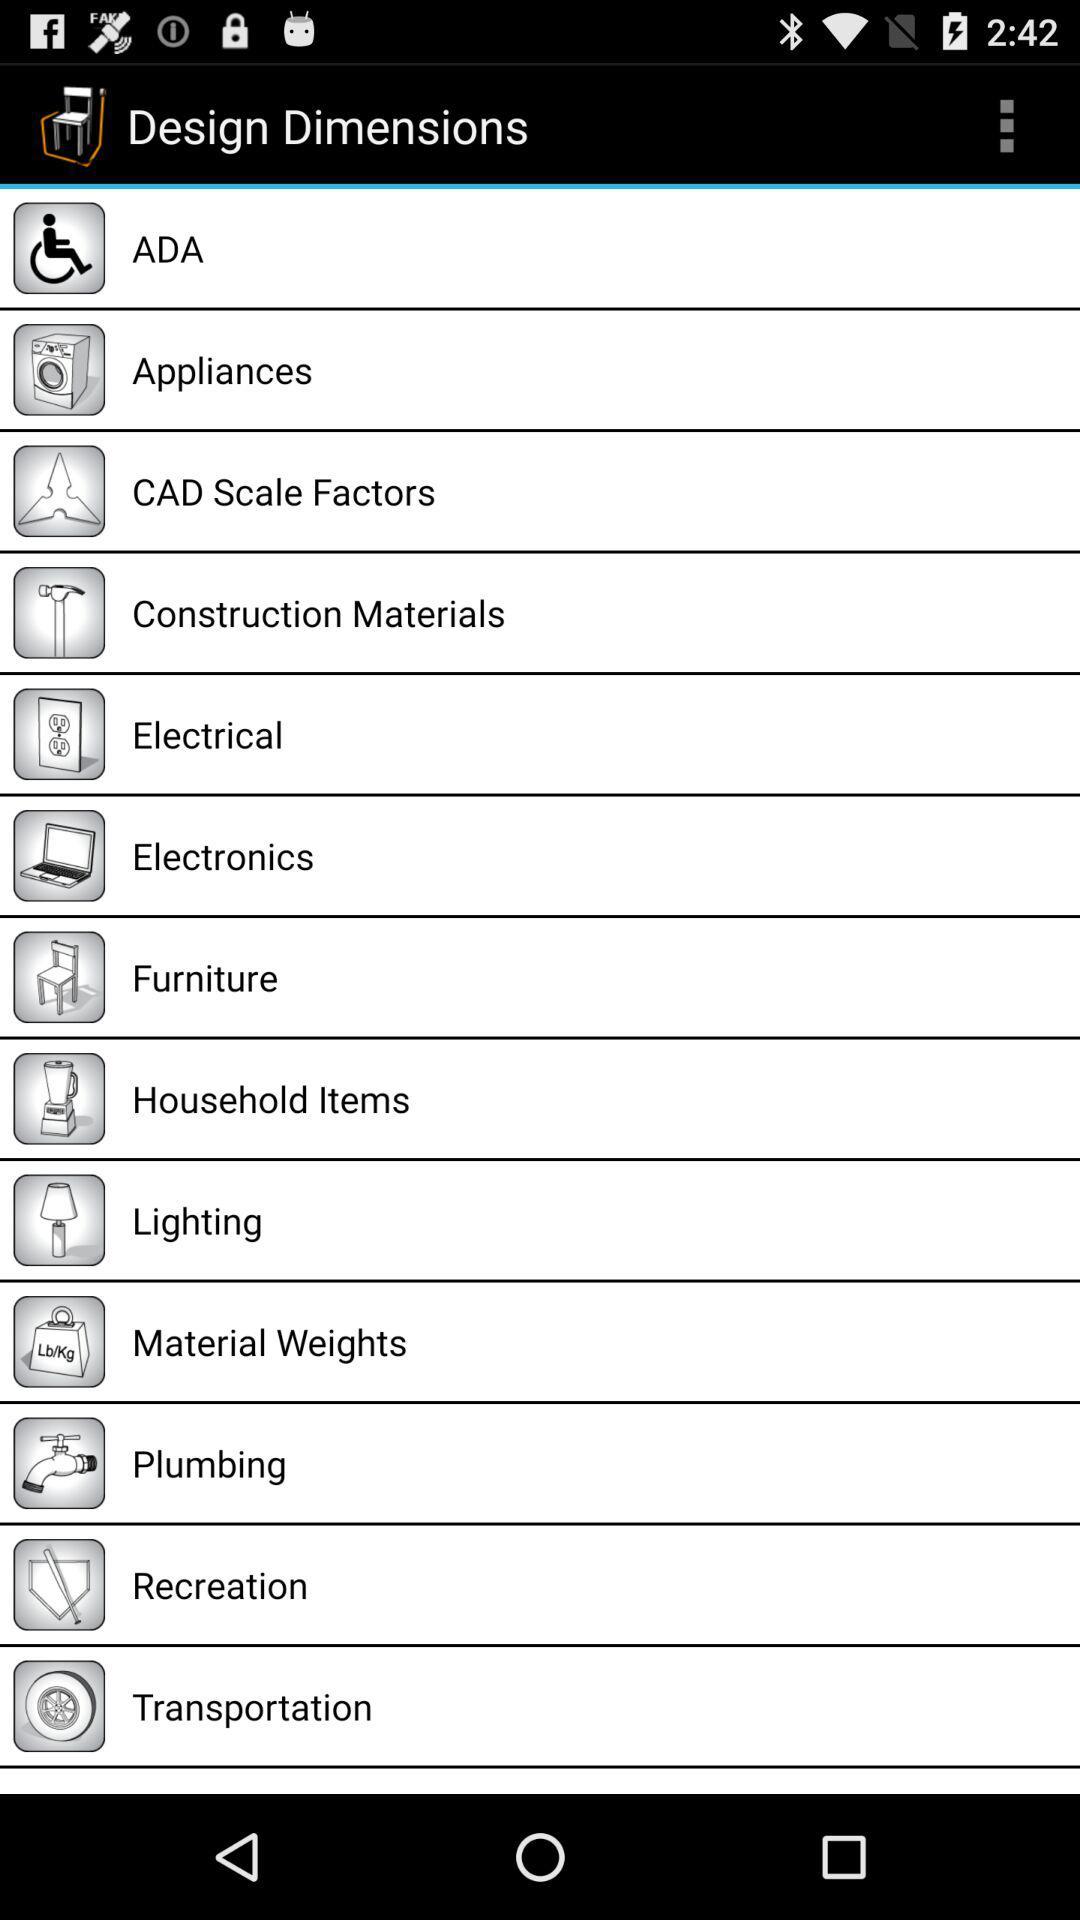  What do you see at coordinates (1006, 124) in the screenshot?
I see `item above the ada` at bounding box center [1006, 124].